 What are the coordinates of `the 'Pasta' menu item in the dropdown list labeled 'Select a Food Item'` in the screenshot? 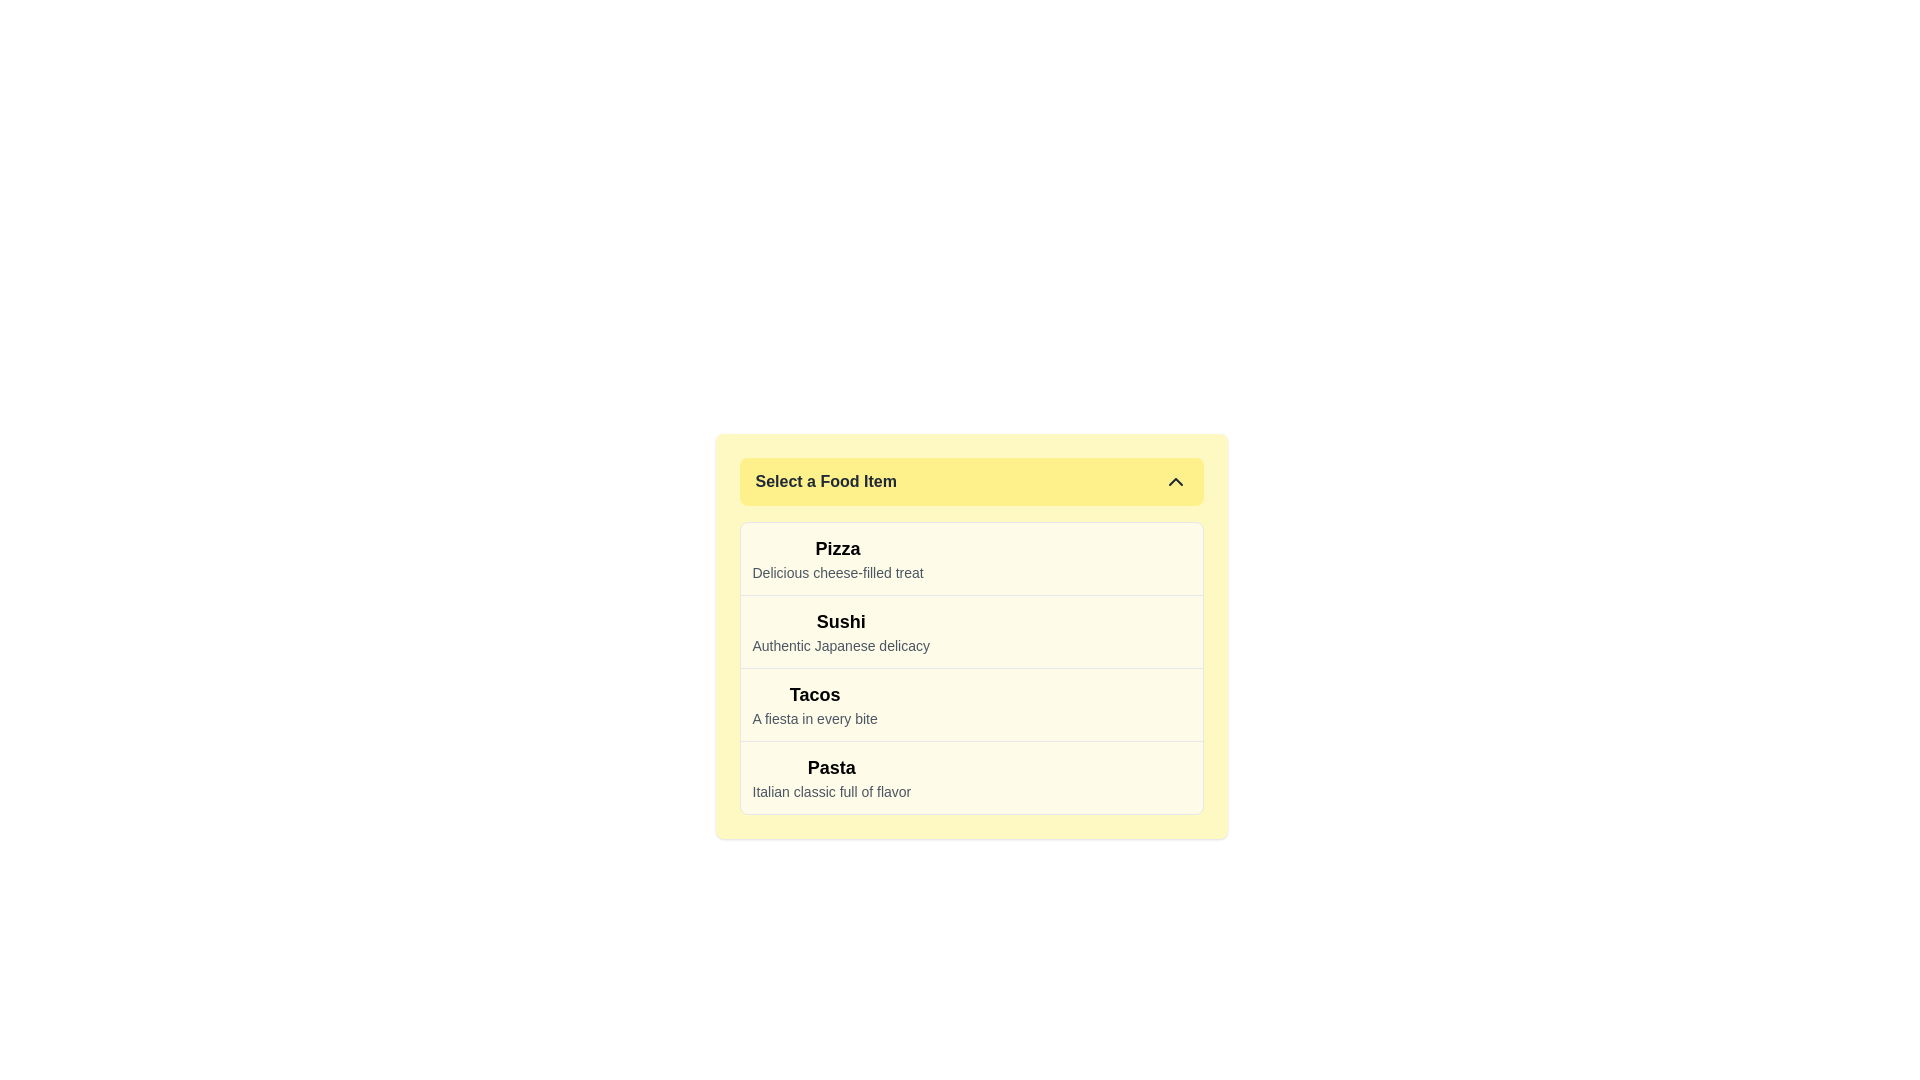 It's located at (971, 776).